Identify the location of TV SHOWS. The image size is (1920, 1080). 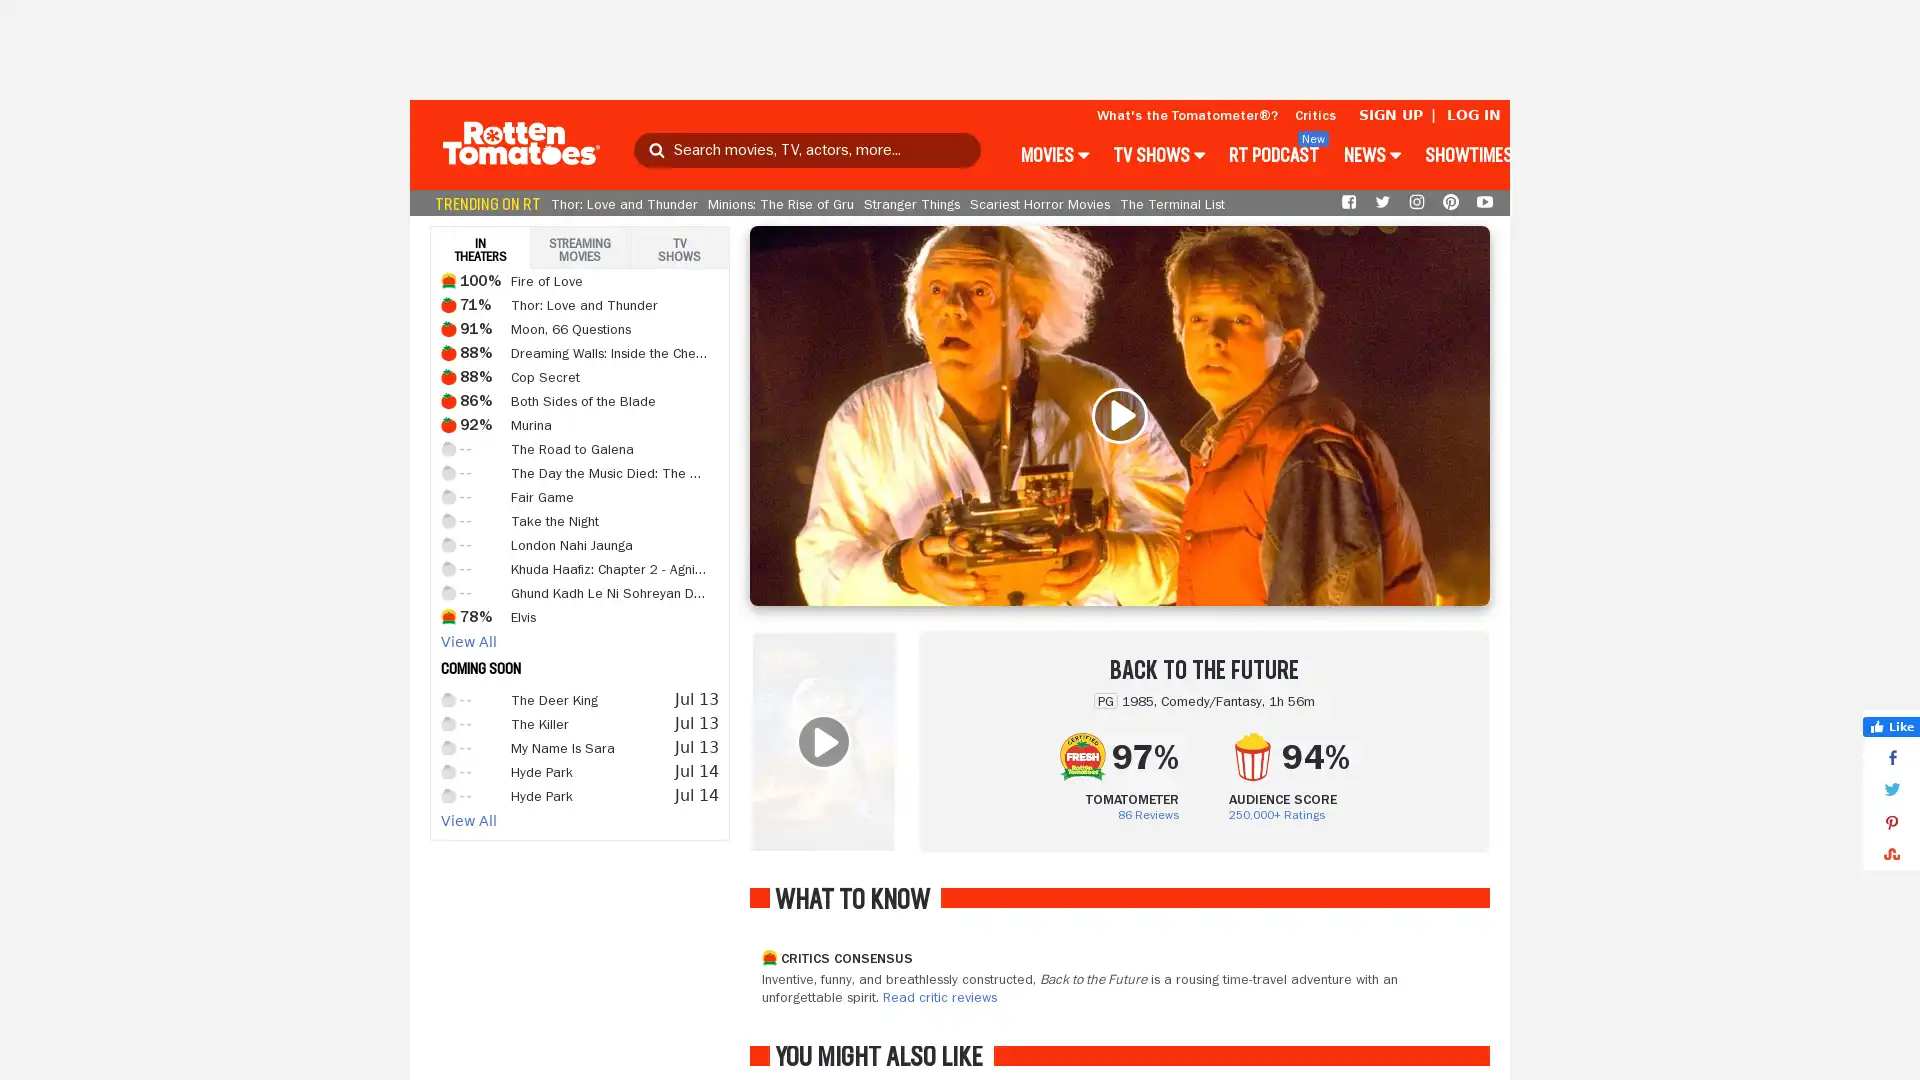
(678, 246).